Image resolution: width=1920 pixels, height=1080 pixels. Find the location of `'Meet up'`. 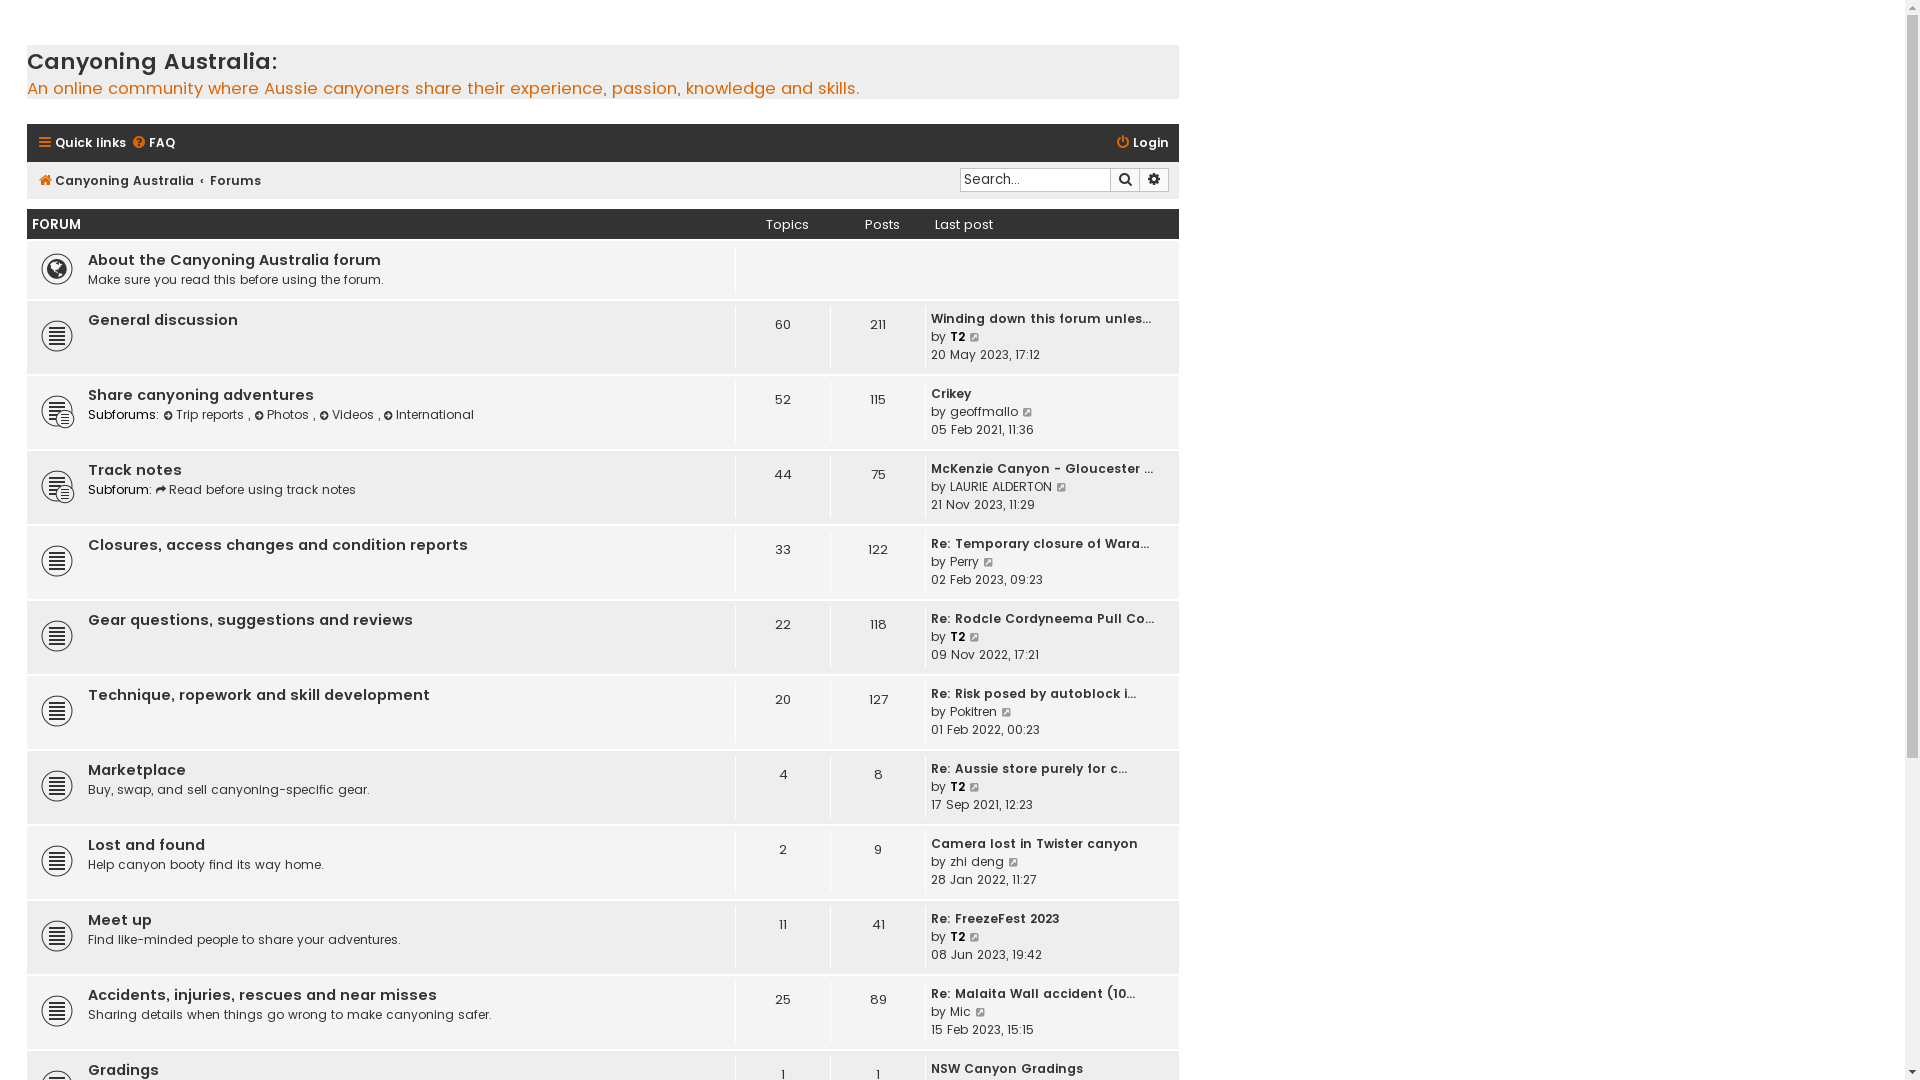

'Meet up' is located at coordinates (119, 921).